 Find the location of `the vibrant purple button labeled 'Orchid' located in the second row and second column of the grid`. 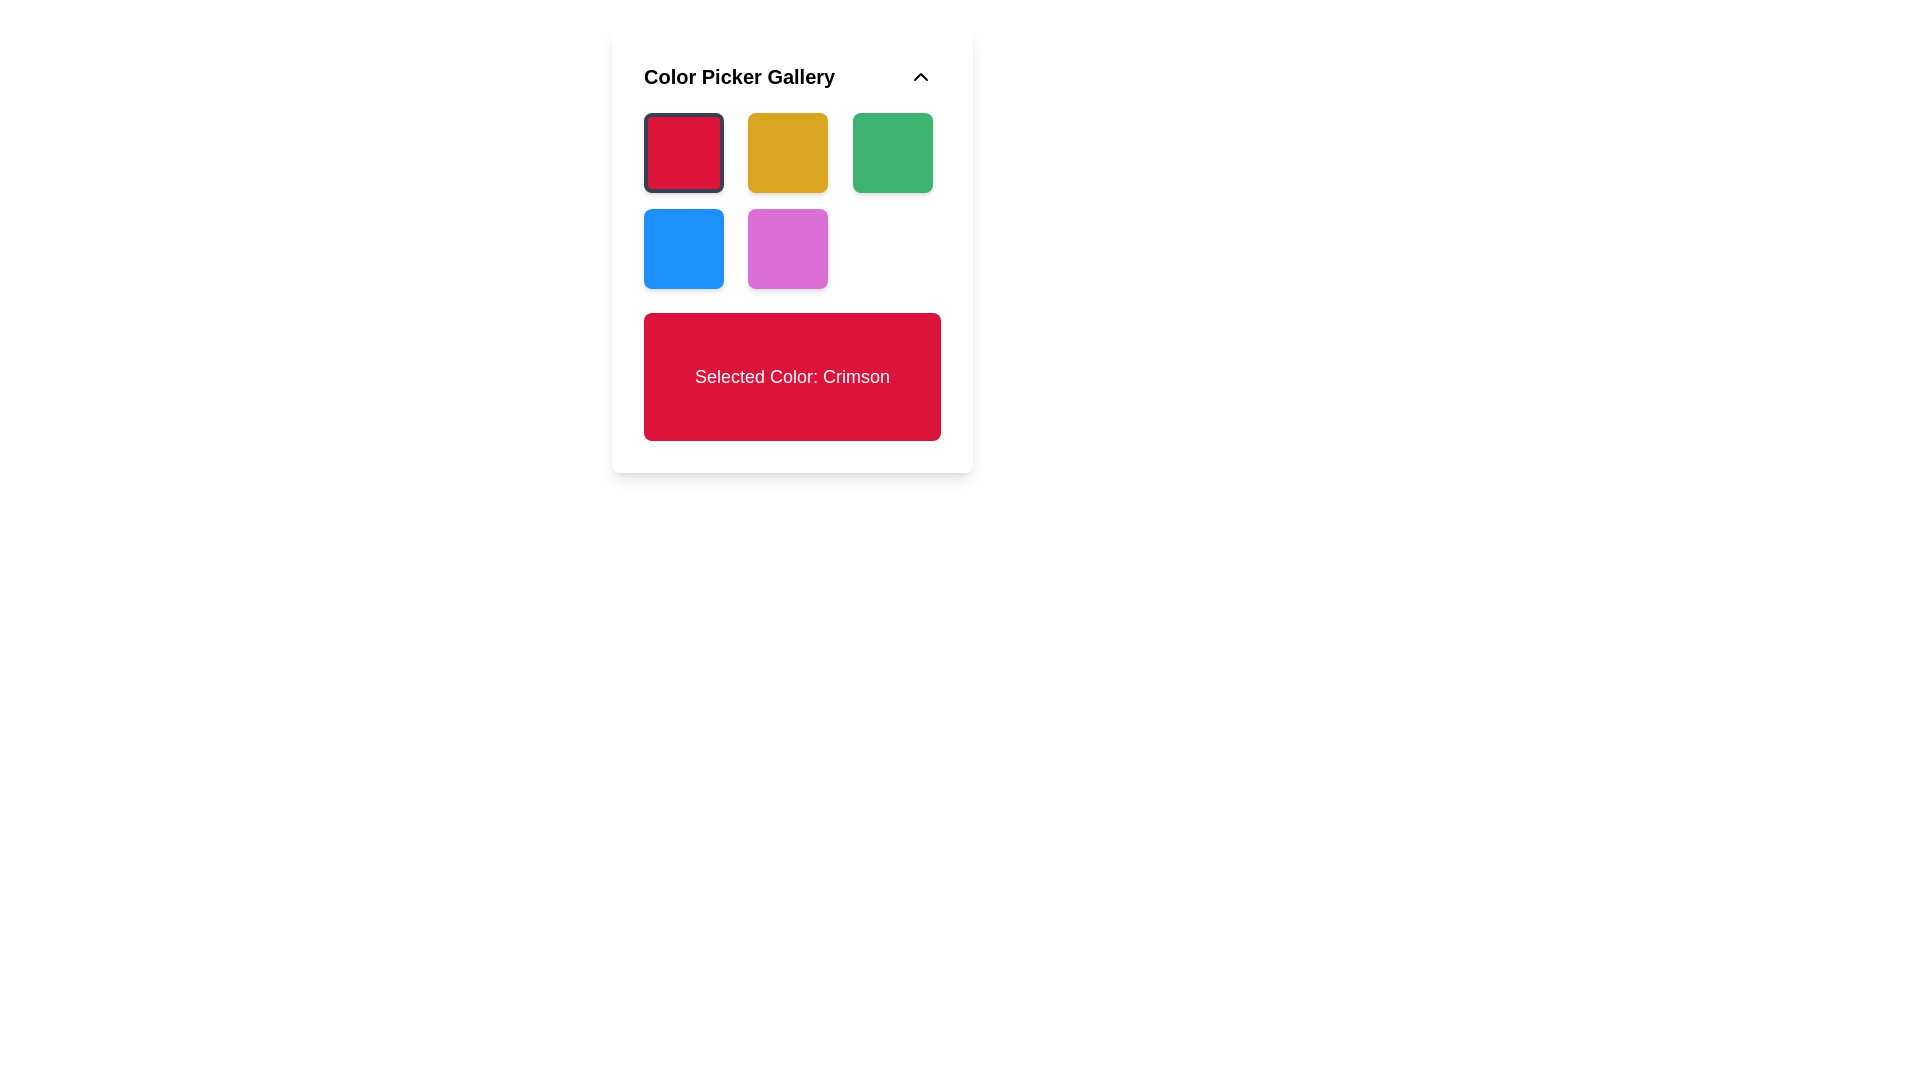

the vibrant purple button labeled 'Orchid' located in the second row and second column of the grid is located at coordinates (787, 248).